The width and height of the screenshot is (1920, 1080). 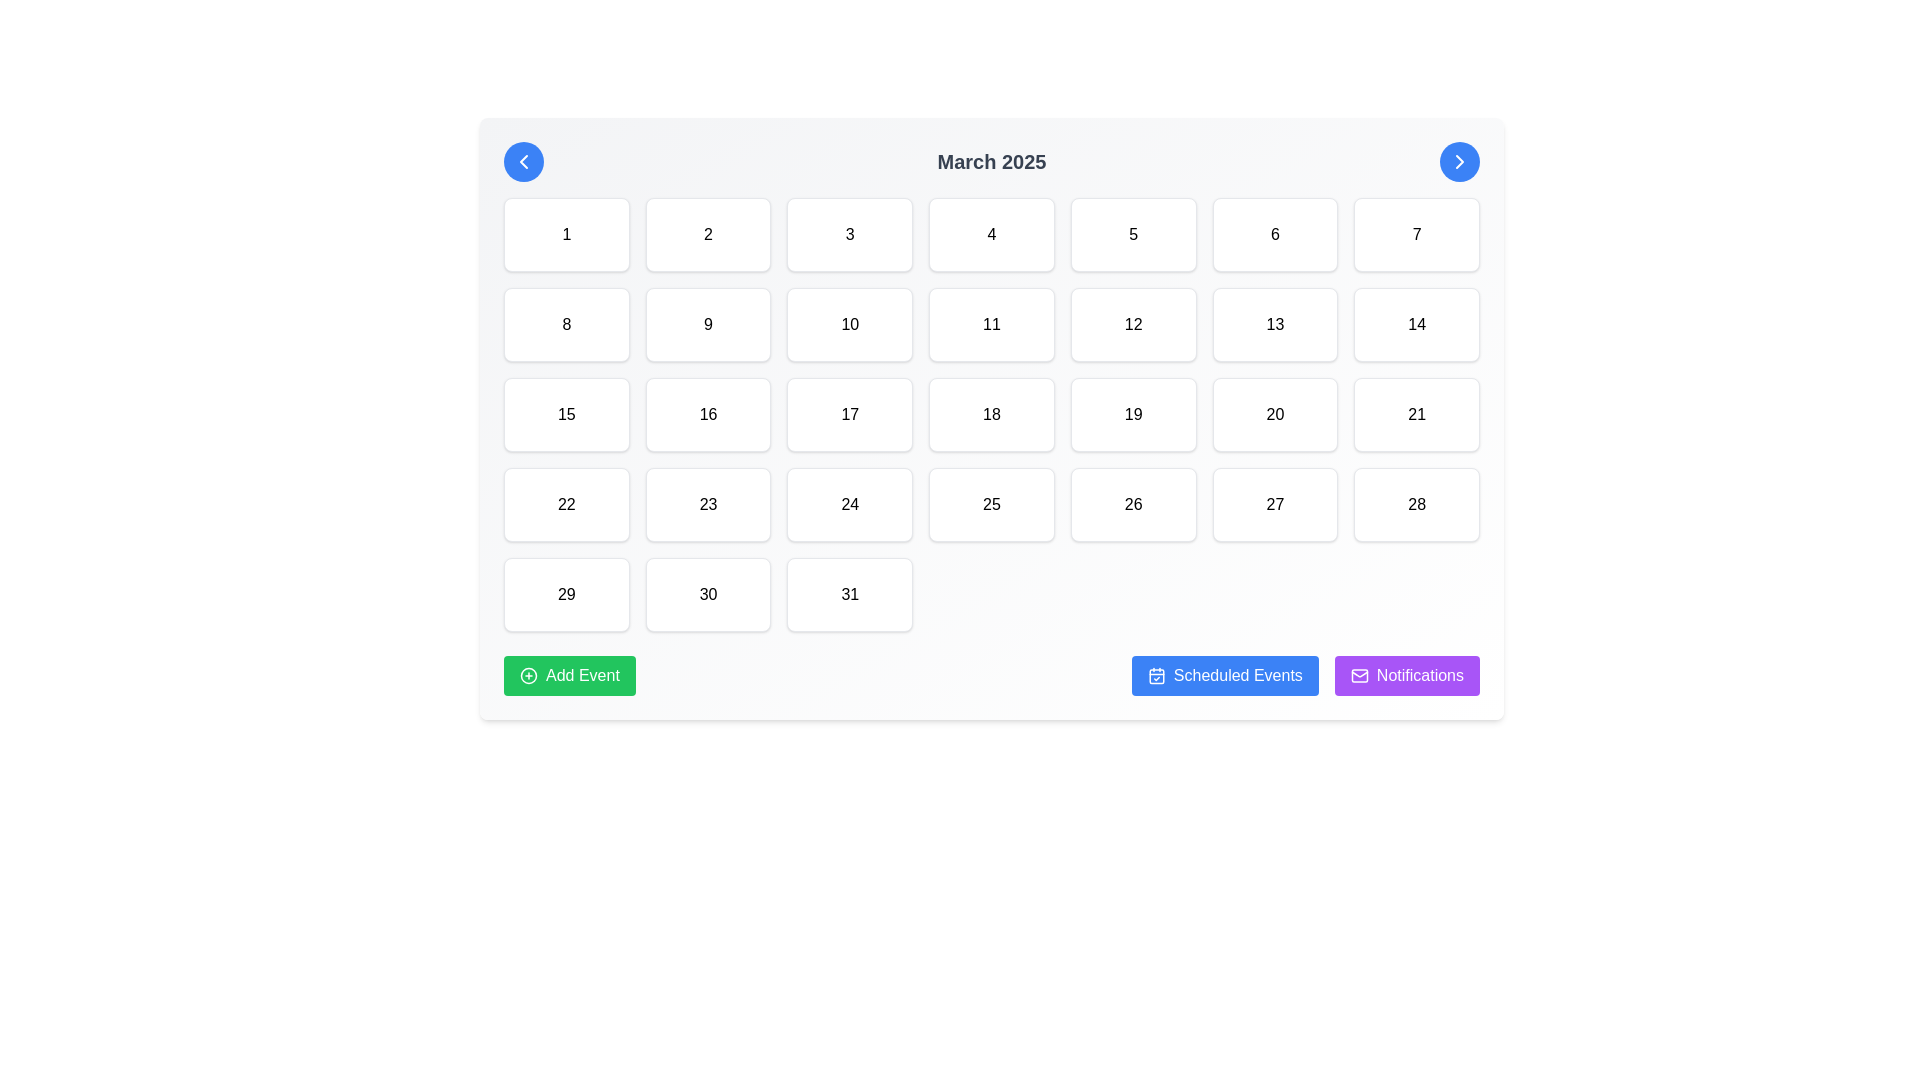 I want to click on the date button representing the 30th day of the month in the calendar grid, so click(x=708, y=593).